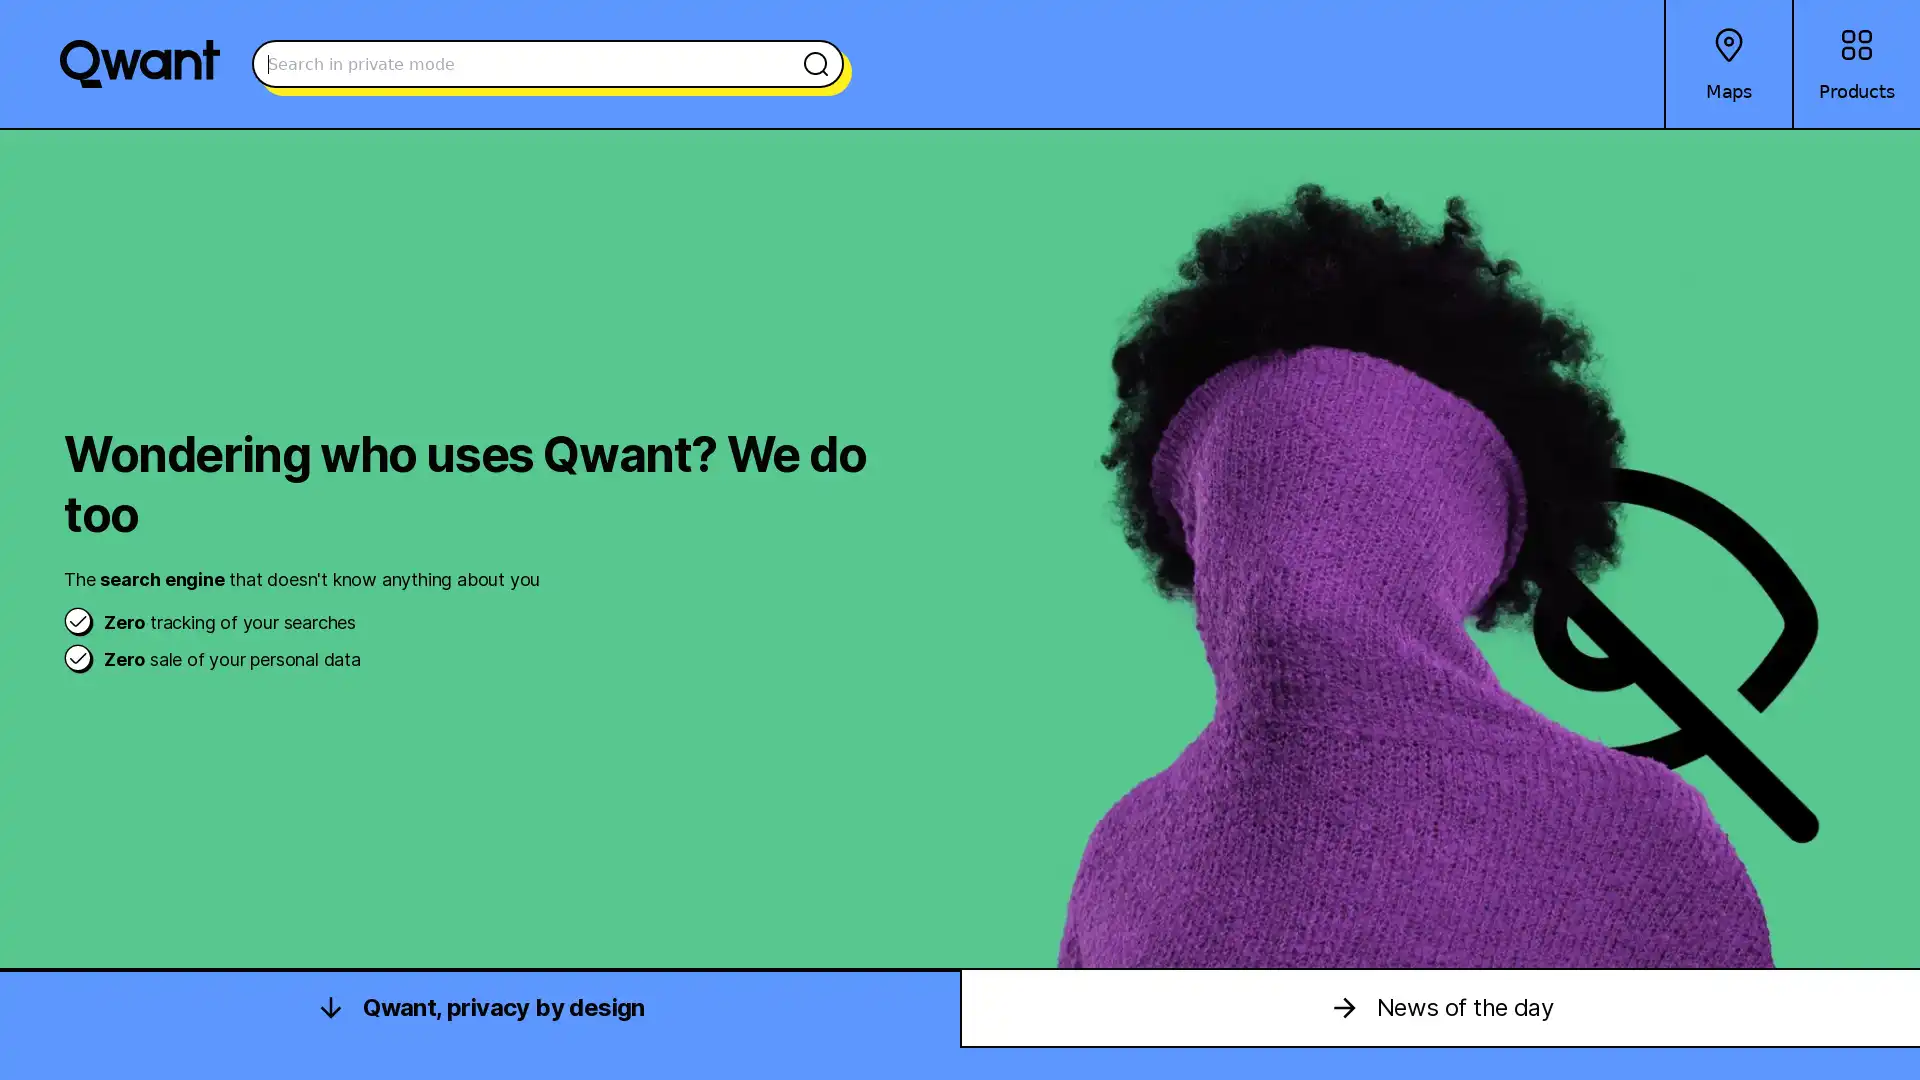 The width and height of the screenshot is (1920, 1080). Describe the element at coordinates (767, 63) in the screenshot. I see `Search the web` at that location.